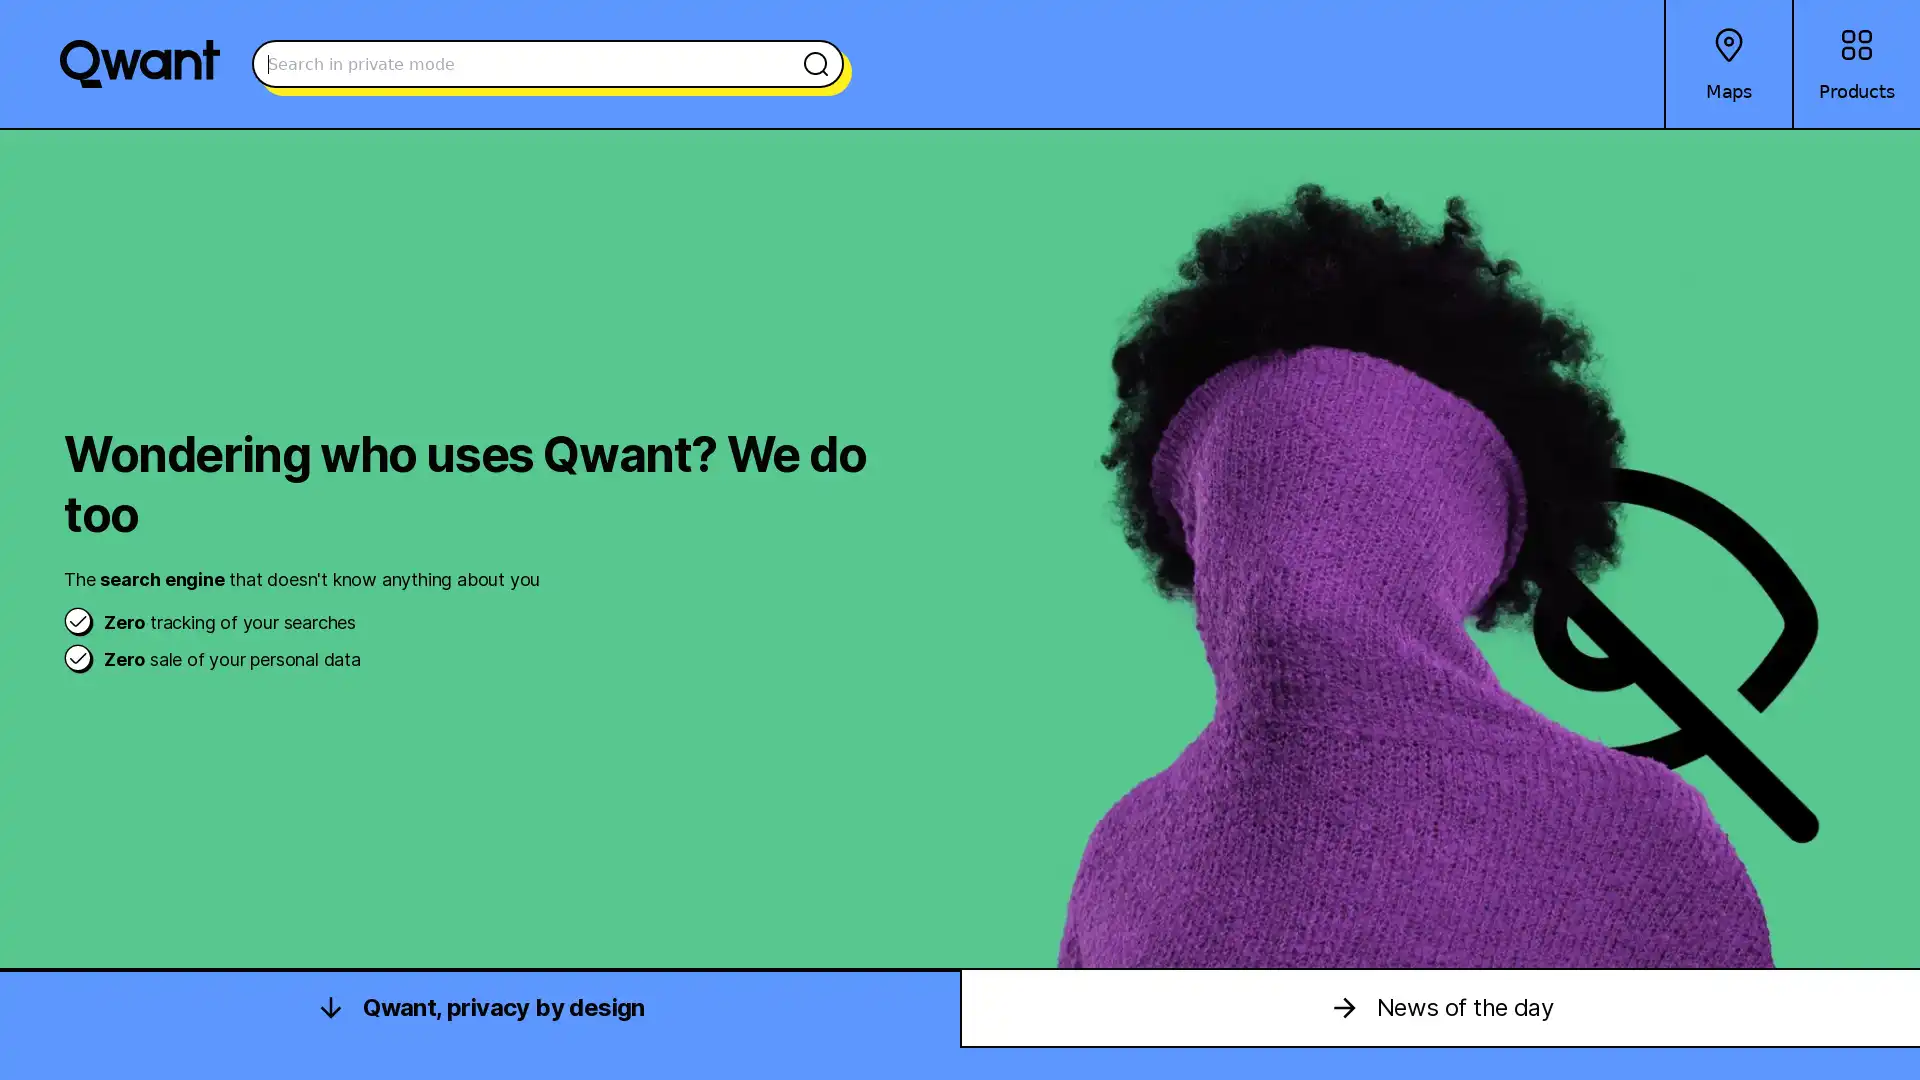 The width and height of the screenshot is (1920, 1080). Describe the element at coordinates (767, 63) in the screenshot. I see `Search the web` at that location.